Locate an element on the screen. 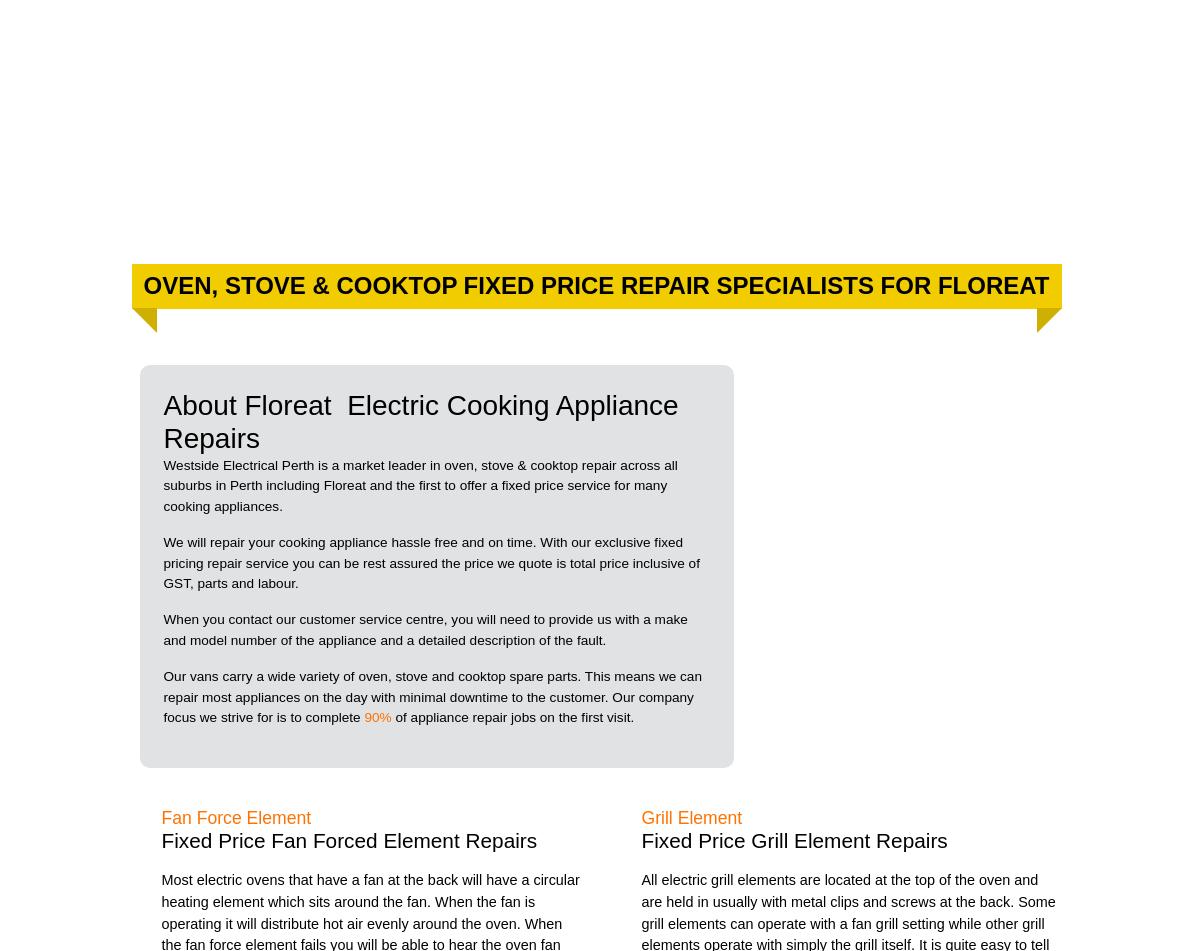 Image resolution: width=1193 pixels, height=951 pixels. 'Fixed Price Grill Element Repairs' is located at coordinates (639, 839).